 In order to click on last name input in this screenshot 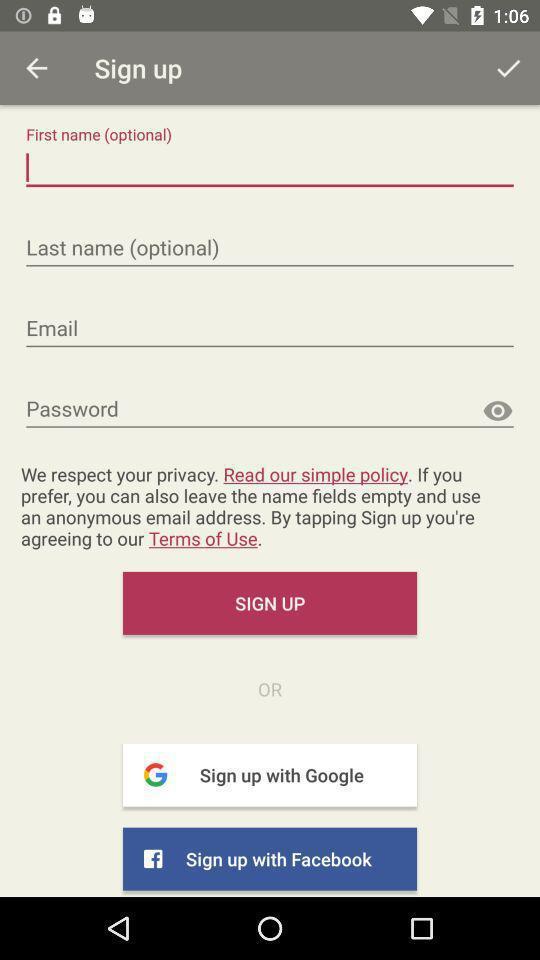, I will do `click(270, 247)`.